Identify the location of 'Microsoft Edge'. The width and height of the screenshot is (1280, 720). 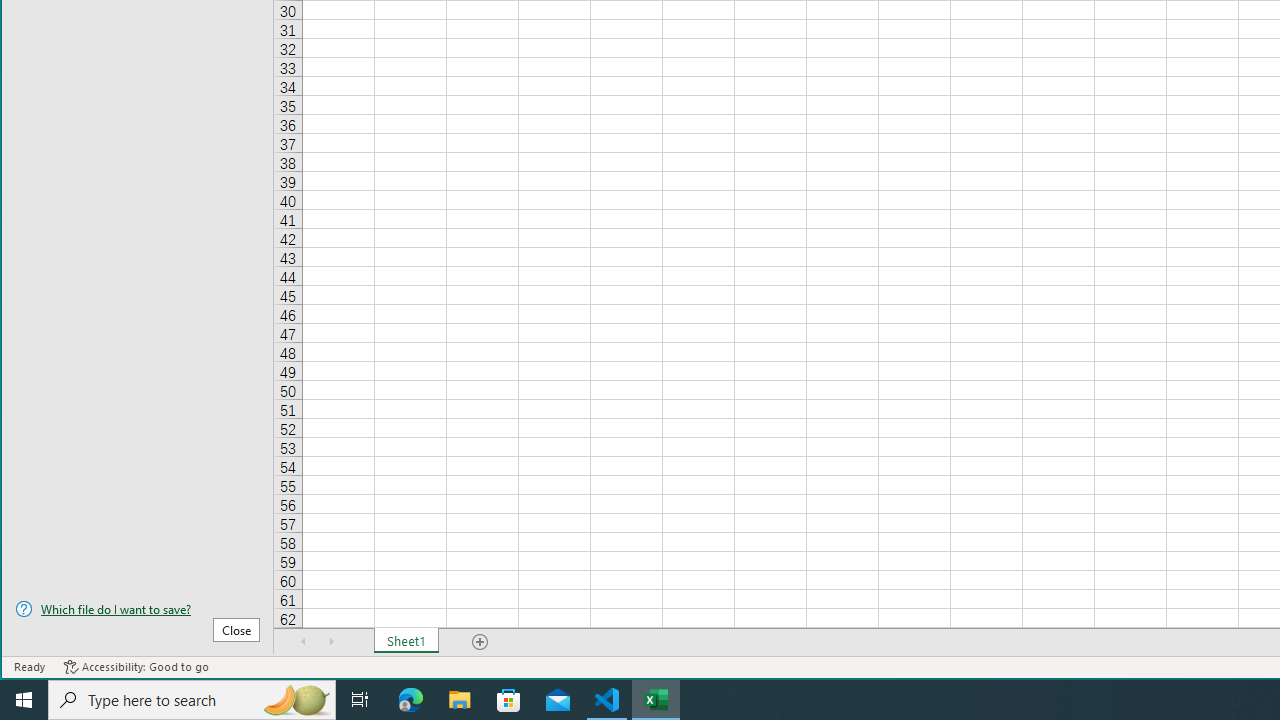
(410, 698).